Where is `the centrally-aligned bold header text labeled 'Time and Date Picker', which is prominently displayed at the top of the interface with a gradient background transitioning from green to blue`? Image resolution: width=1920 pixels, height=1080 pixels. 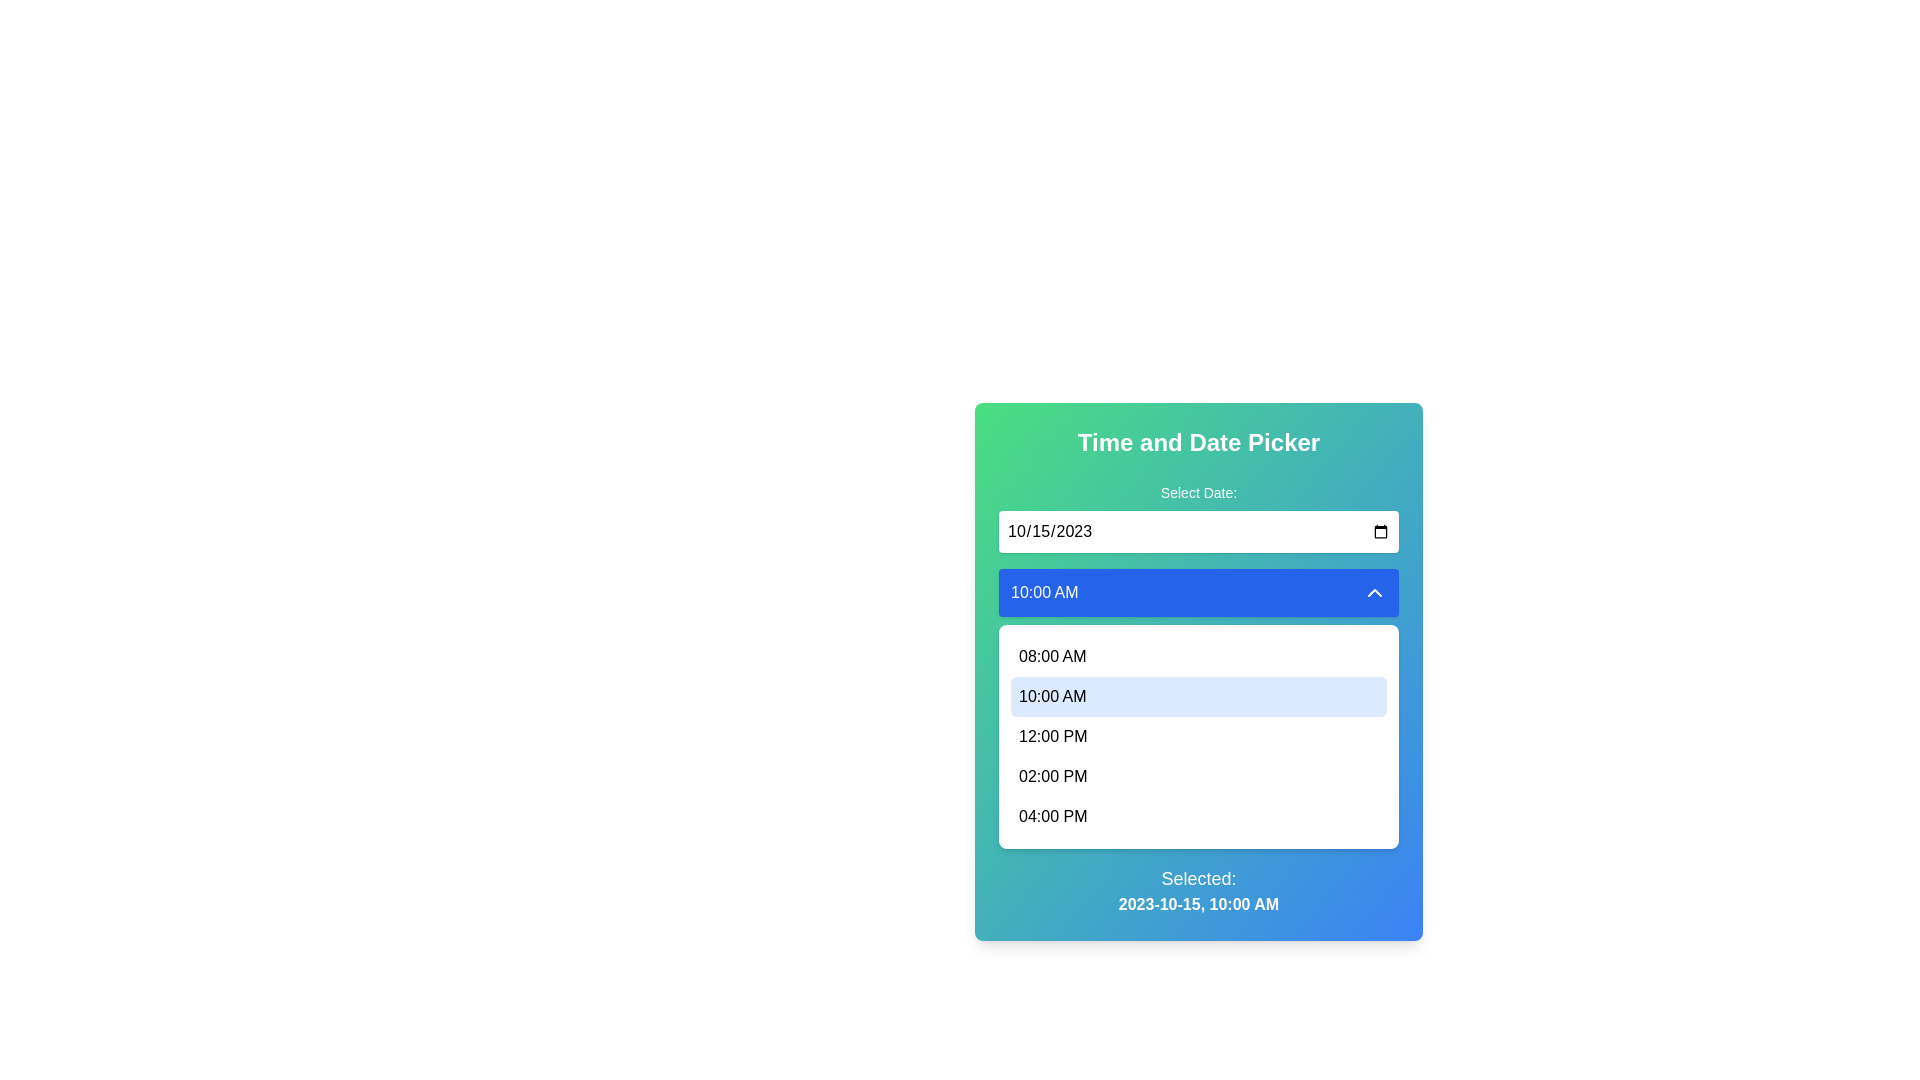
the centrally-aligned bold header text labeled 'Time and Date Picker', which is prominently displayed at the top of the interface with a gradient background transitioning from green to blue is located at coordinates (1199, 442).